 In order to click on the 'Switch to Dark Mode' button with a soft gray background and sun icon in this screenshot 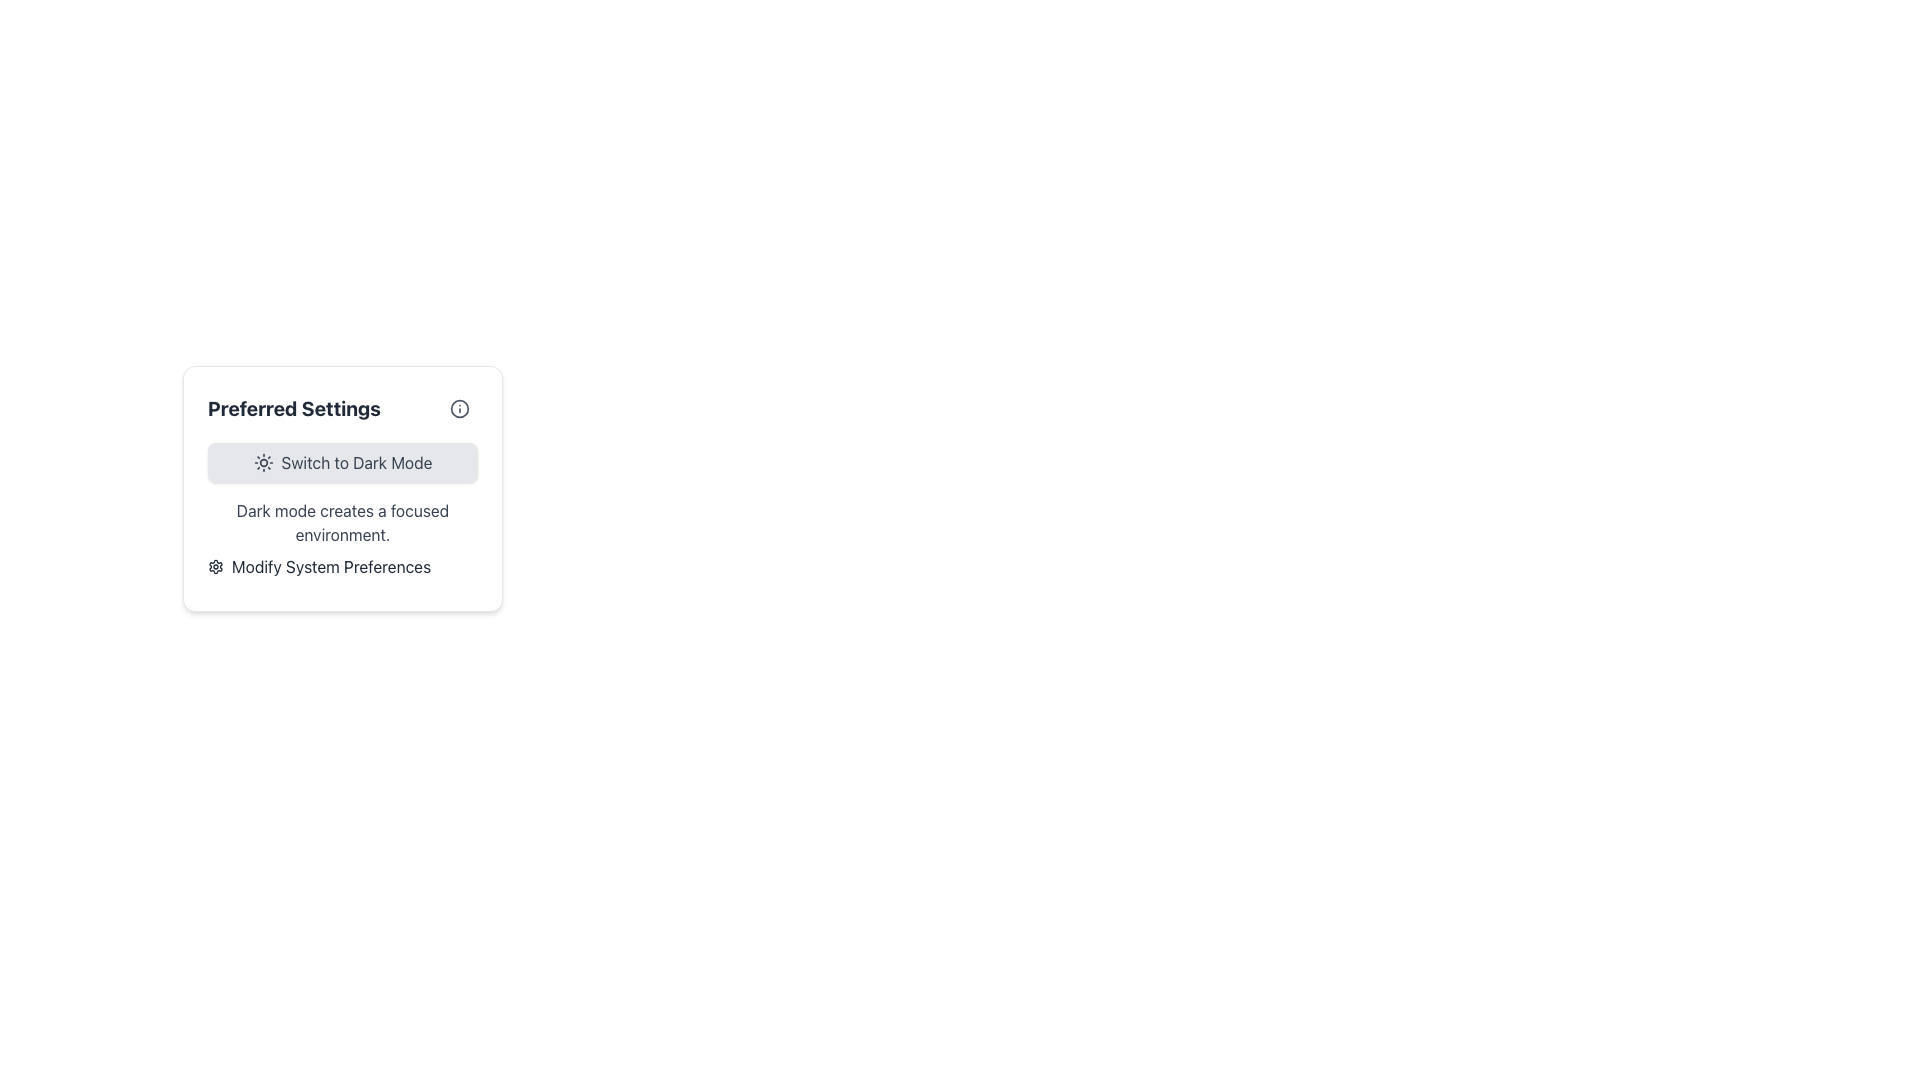, I will do `click(342, 462)`.